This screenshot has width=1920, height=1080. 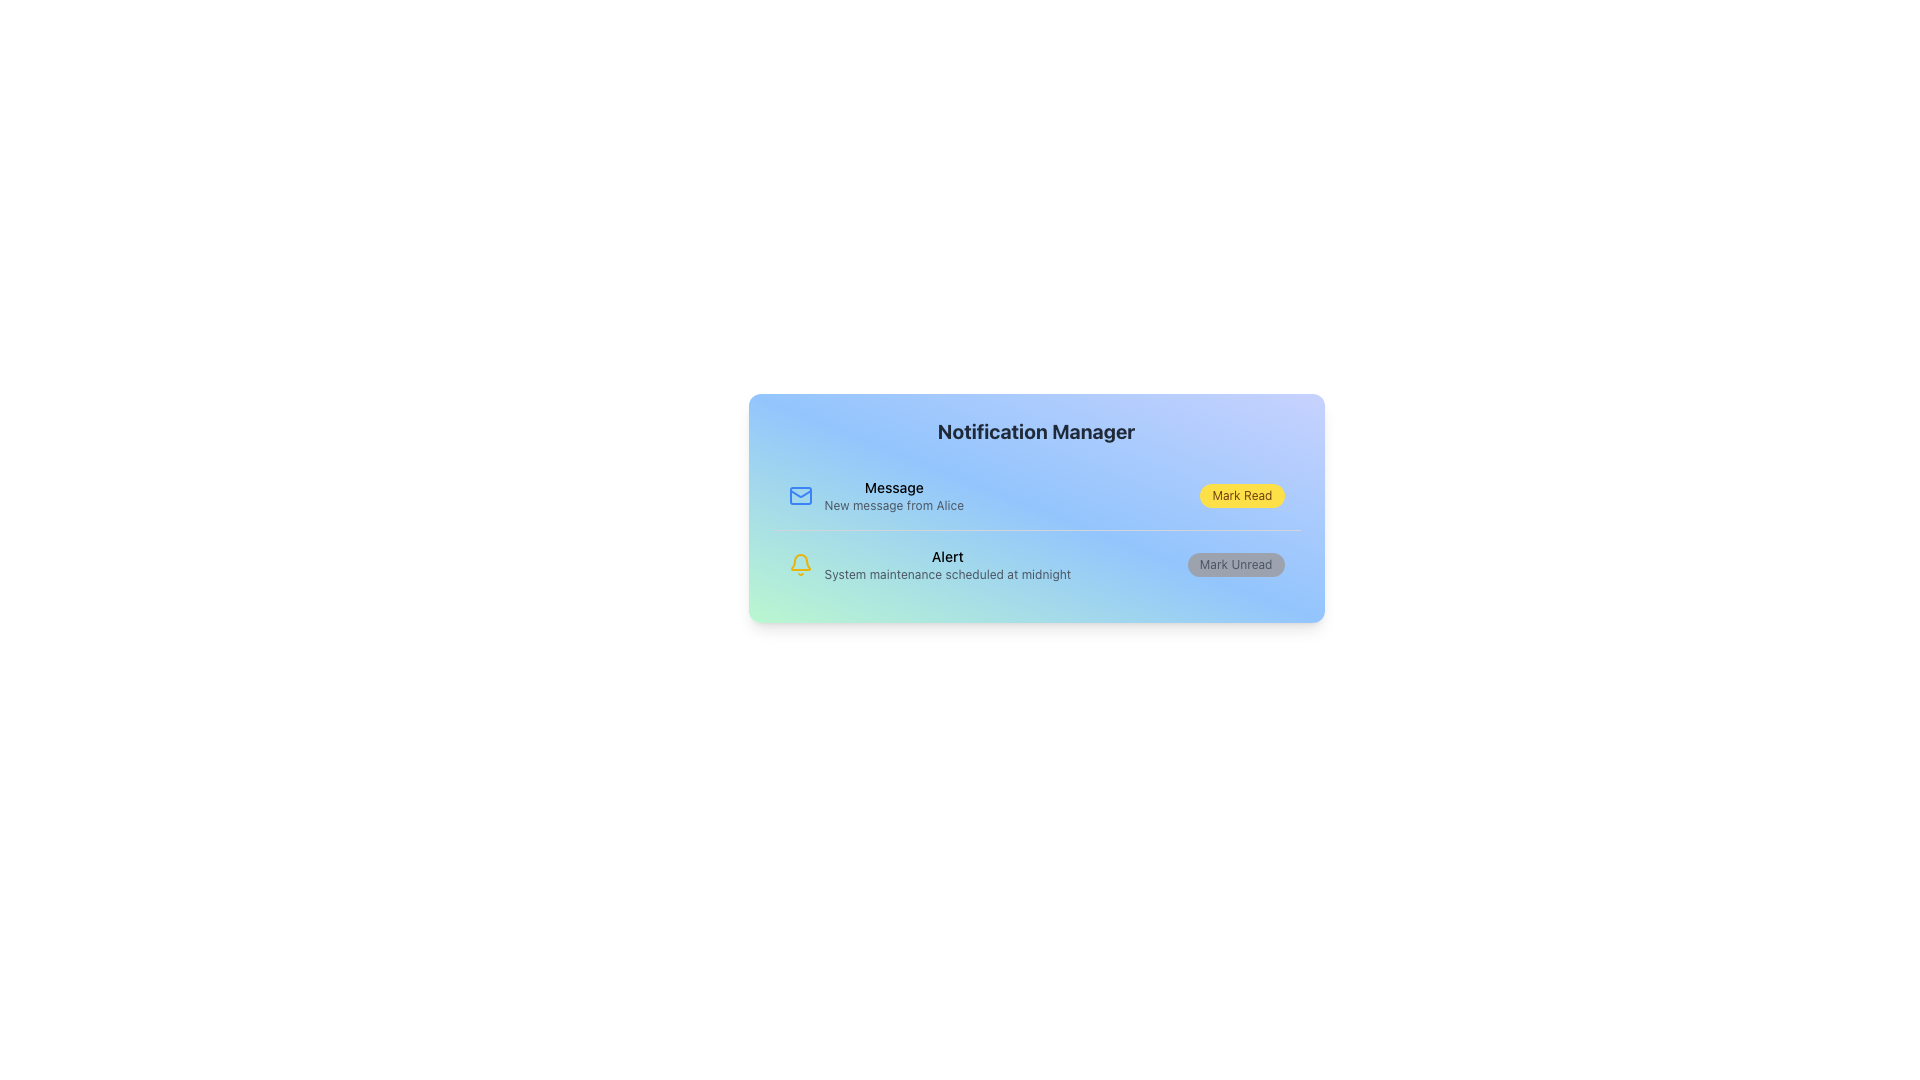 What do you see at coordinates (946, 564) in the screenshot?
I see `the text block titled 'Alert' which has a subtitle 'System maintenance scheduled at midnight'` at bounding box center [946, 564].